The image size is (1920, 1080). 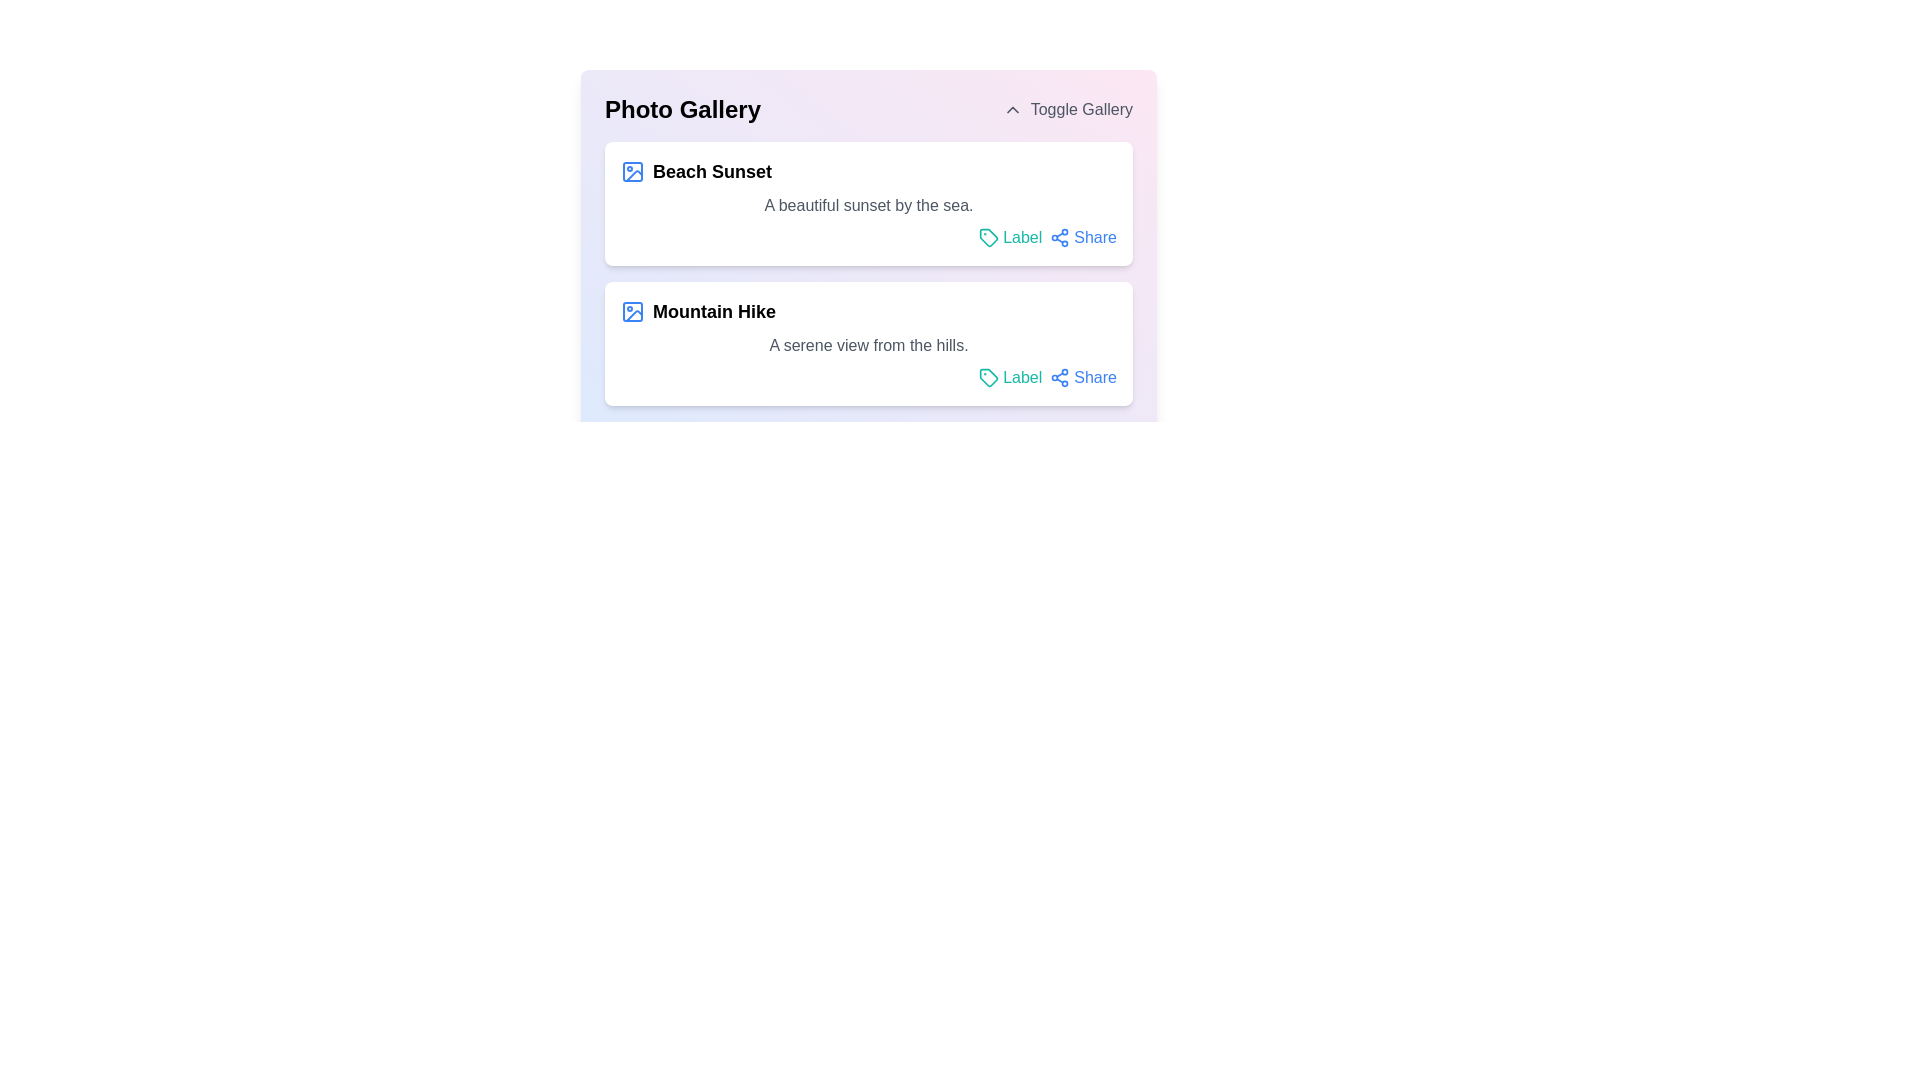 I want to click on the decorative tag icon located to the left of the 'Label' button for the 'Beach Sunset' item in the gallery list, so click(x=989, y=237).